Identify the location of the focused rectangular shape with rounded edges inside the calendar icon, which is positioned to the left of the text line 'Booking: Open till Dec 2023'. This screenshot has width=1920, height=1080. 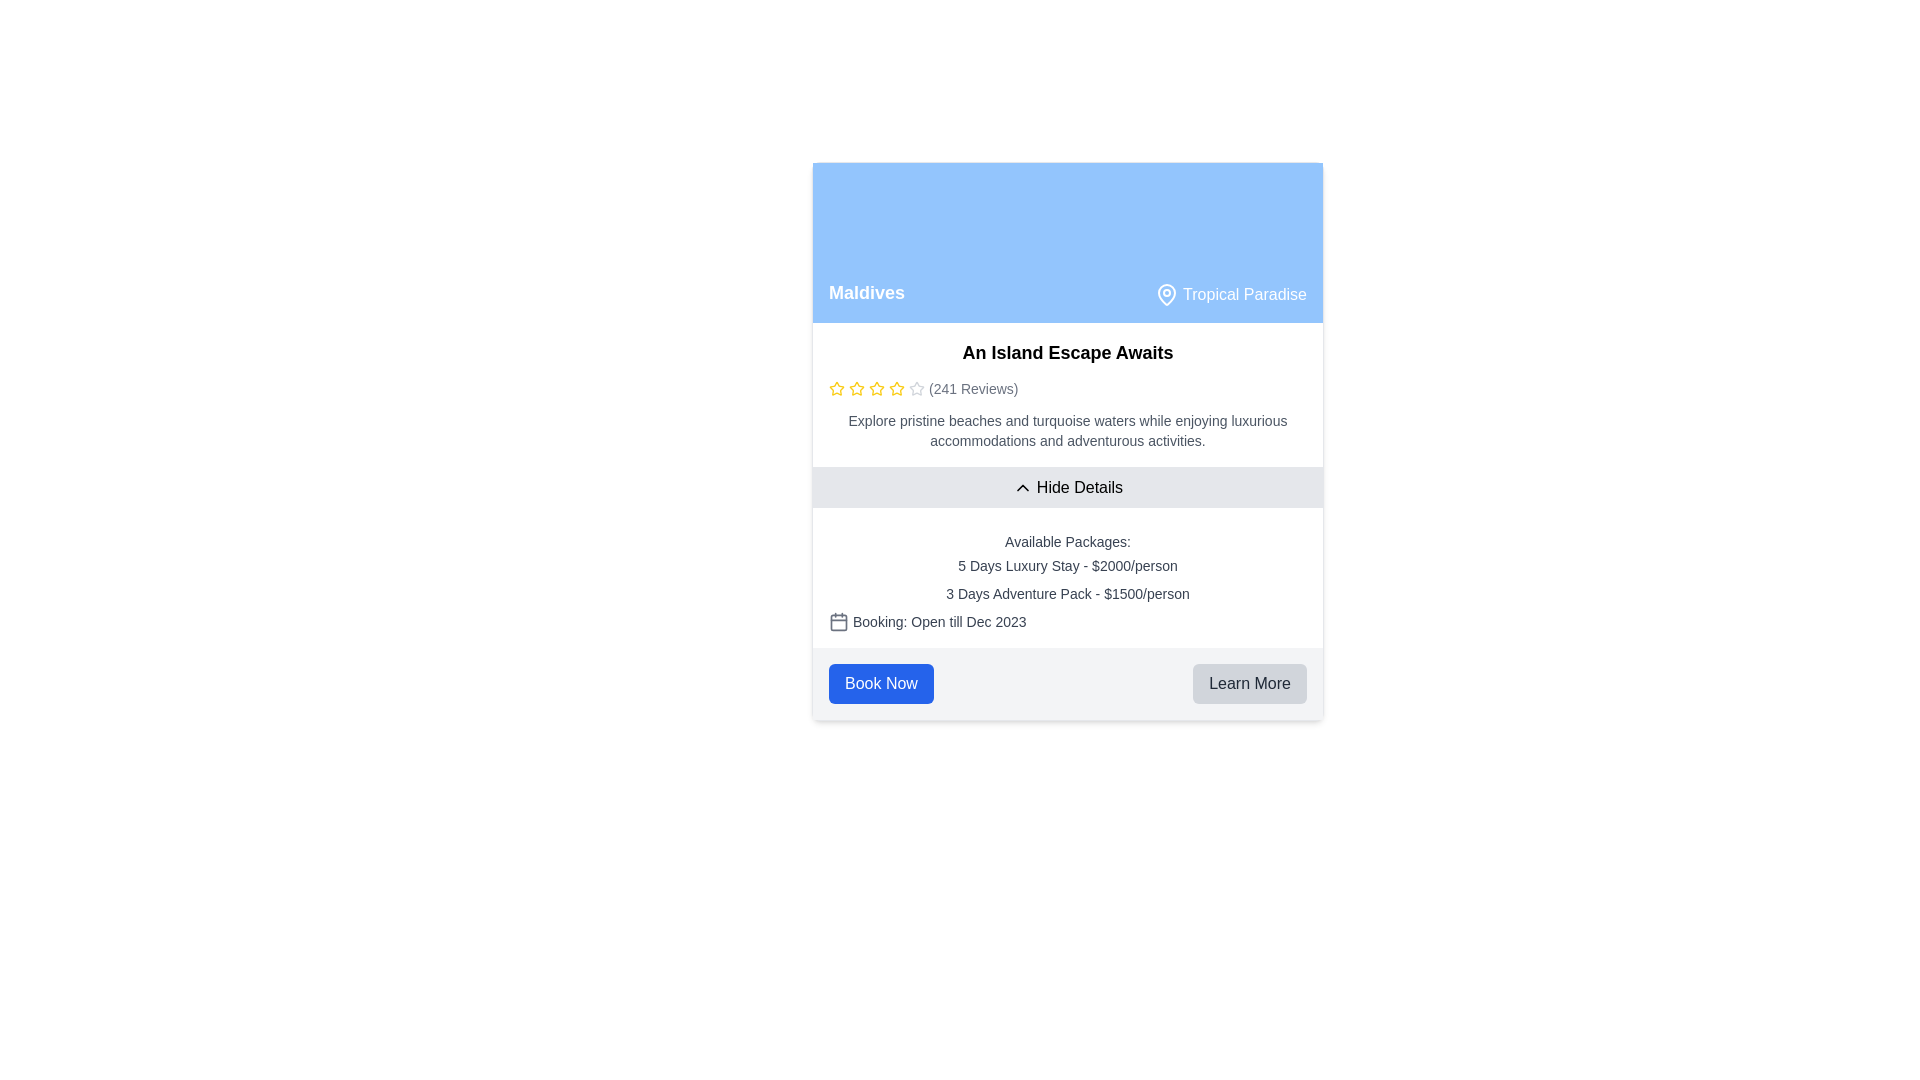
(839, 620).